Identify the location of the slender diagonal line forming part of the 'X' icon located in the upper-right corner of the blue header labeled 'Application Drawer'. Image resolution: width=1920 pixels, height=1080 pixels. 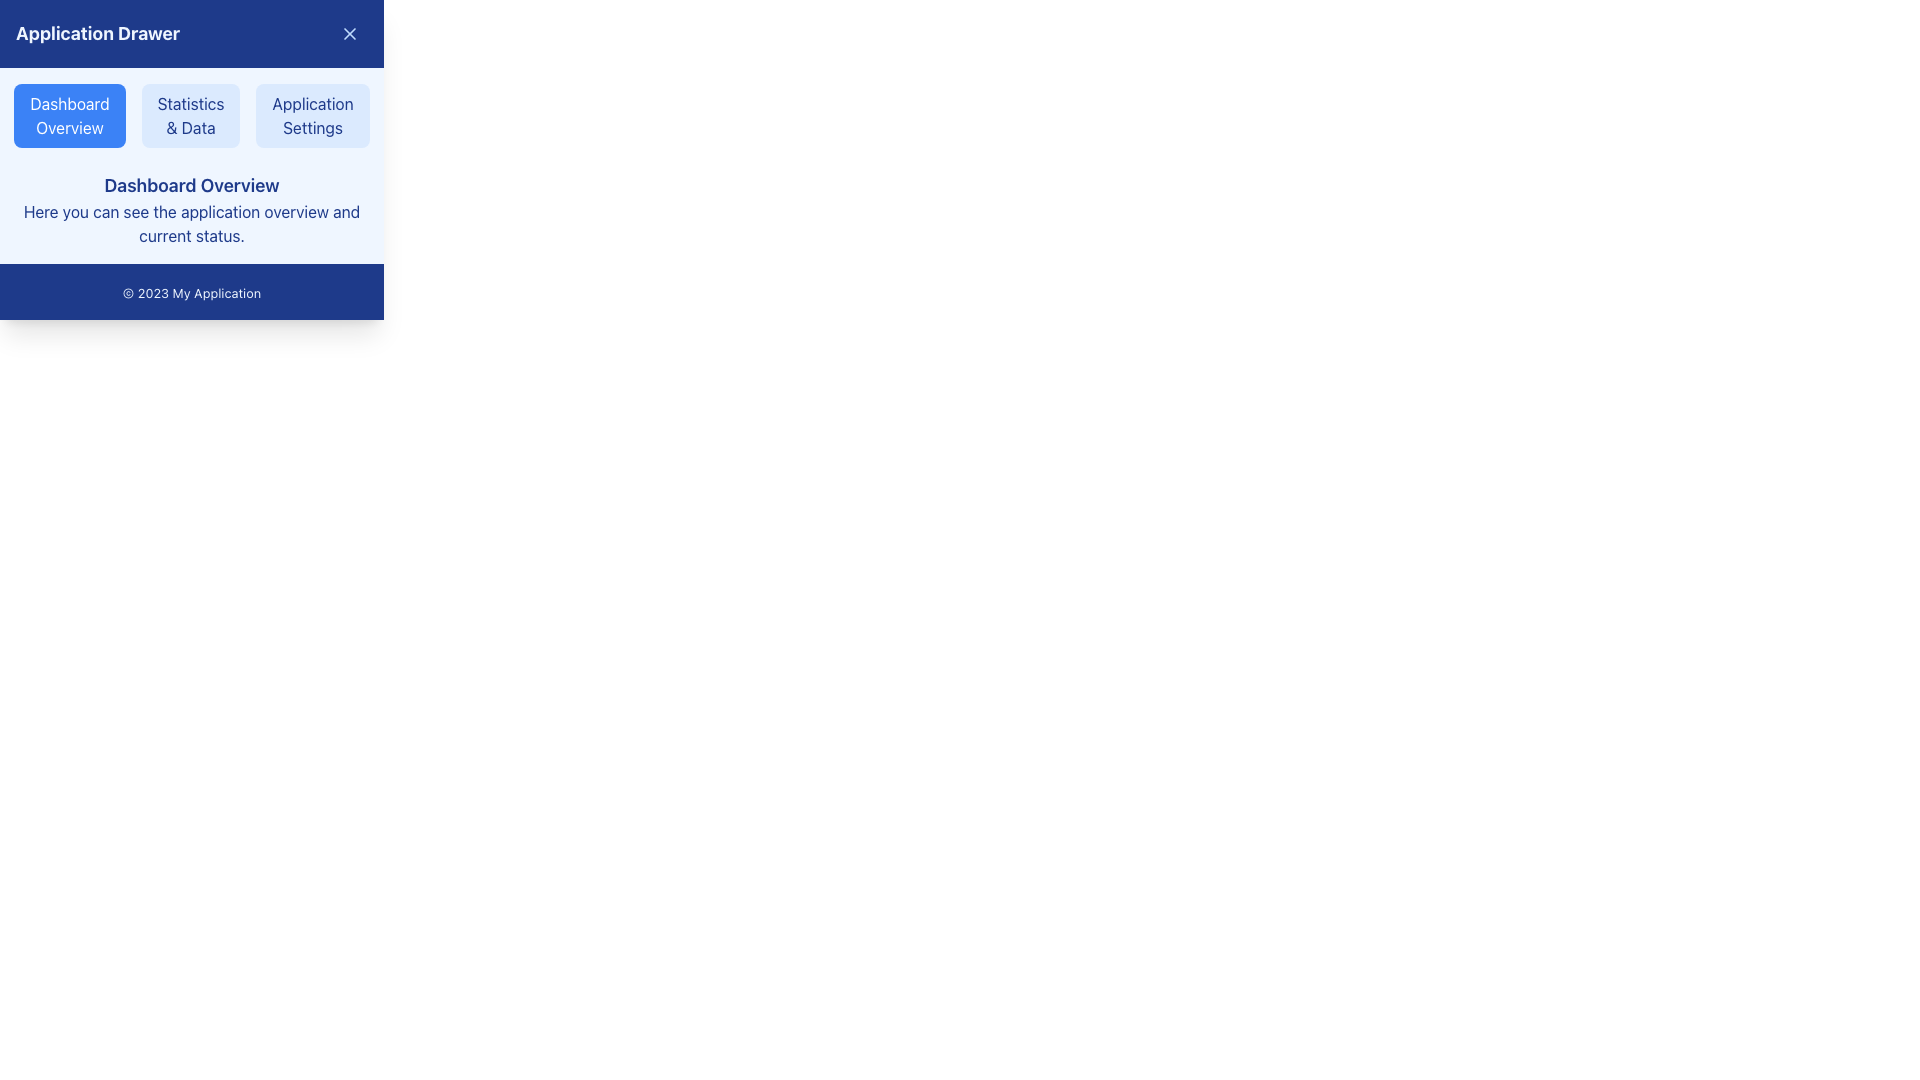
(350, 34).